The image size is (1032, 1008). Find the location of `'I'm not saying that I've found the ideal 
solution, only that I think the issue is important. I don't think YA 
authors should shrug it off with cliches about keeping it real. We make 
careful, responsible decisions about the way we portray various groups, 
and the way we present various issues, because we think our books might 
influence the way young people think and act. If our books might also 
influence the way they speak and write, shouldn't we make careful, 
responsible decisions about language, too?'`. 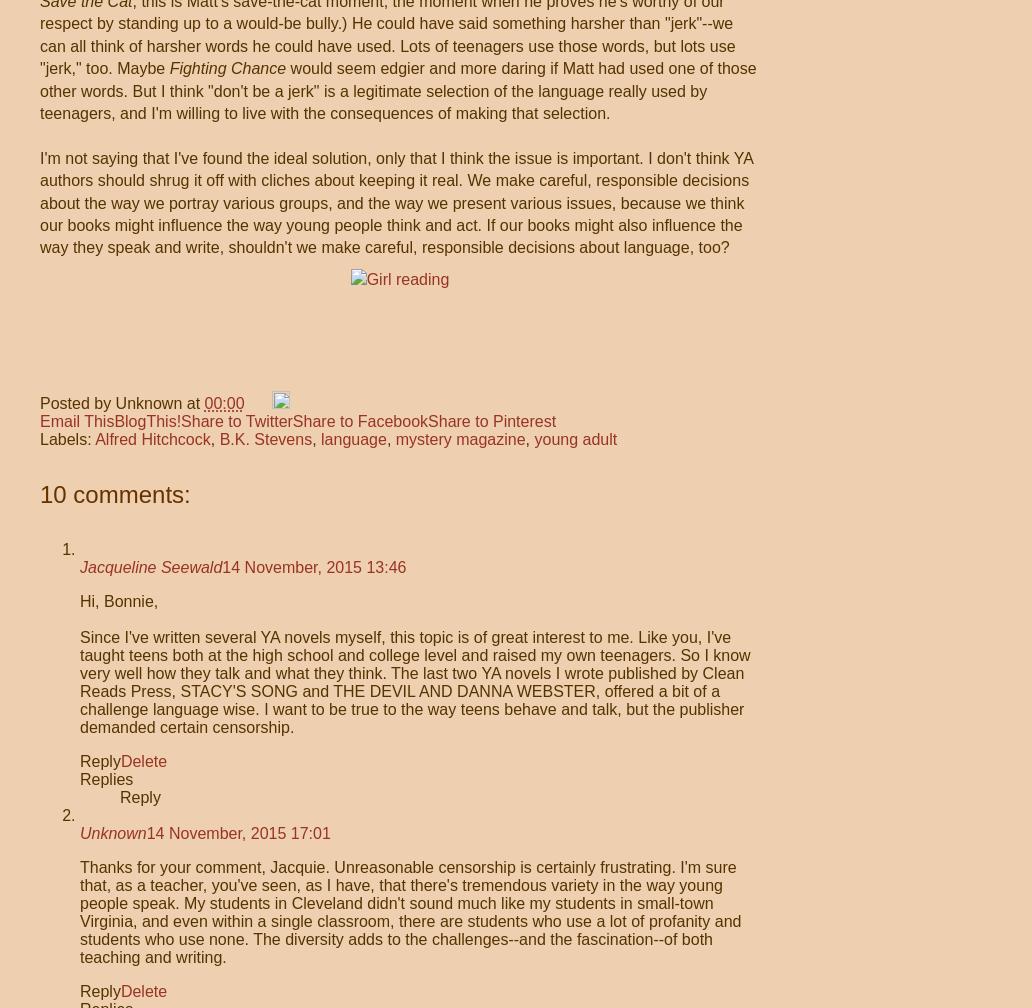

'I'm not saying that I've found the ideal 
solution, only that I think the issue is important. I don't think YA 
authors should shrug it off with cliches about keeping it real. We make 
careful, responsible decisions about the way we portray various groups, 
and the way we present various issues, because we think our books might 
influence the way young people think and act. If our books might also 
influence the way they speak and write, shouldn't we make careful, 
responsible decisions about language, too?' is located at coordinates (40, 202).